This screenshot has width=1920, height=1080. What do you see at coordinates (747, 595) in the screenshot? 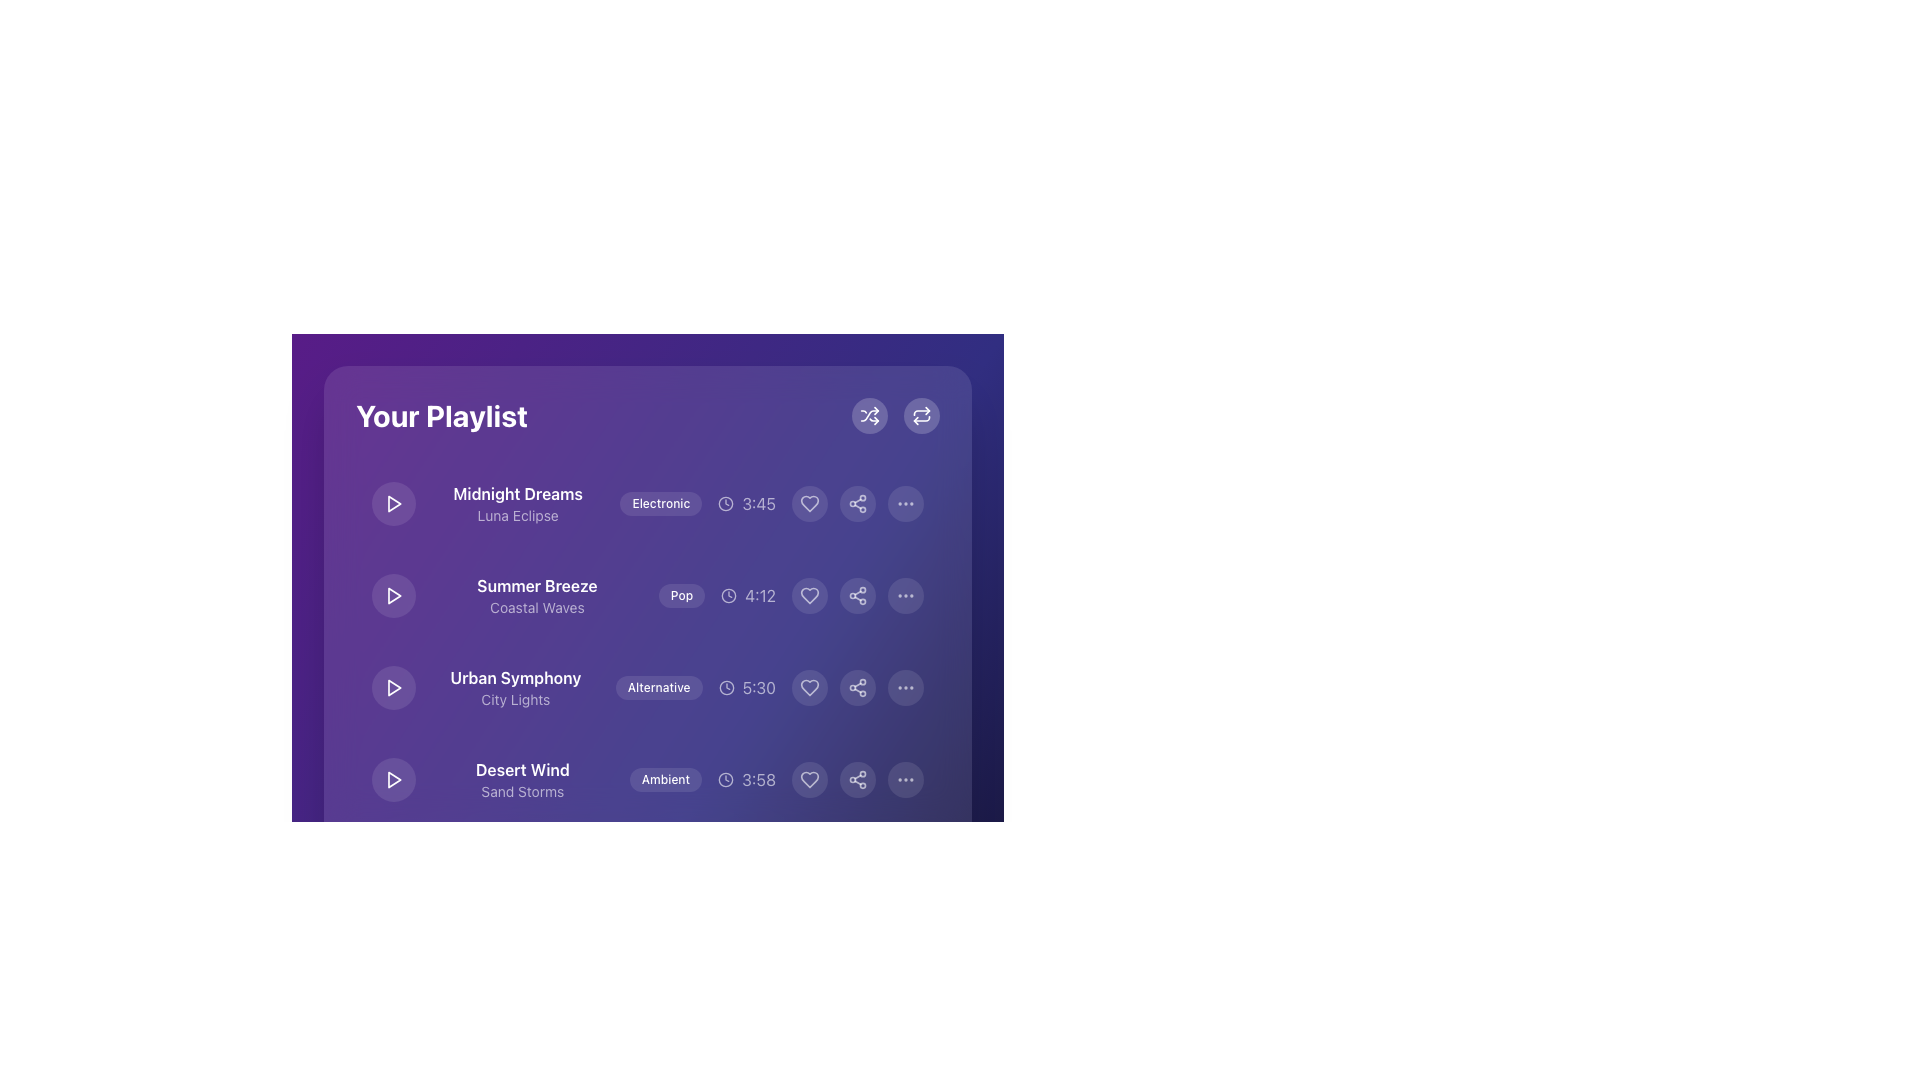
I see `the text label displaying the duration of the song or audio item, which is located in the second row of the playlist, right next to the 'Pop' label and before the heart icon` at bounding box center [747, 595].